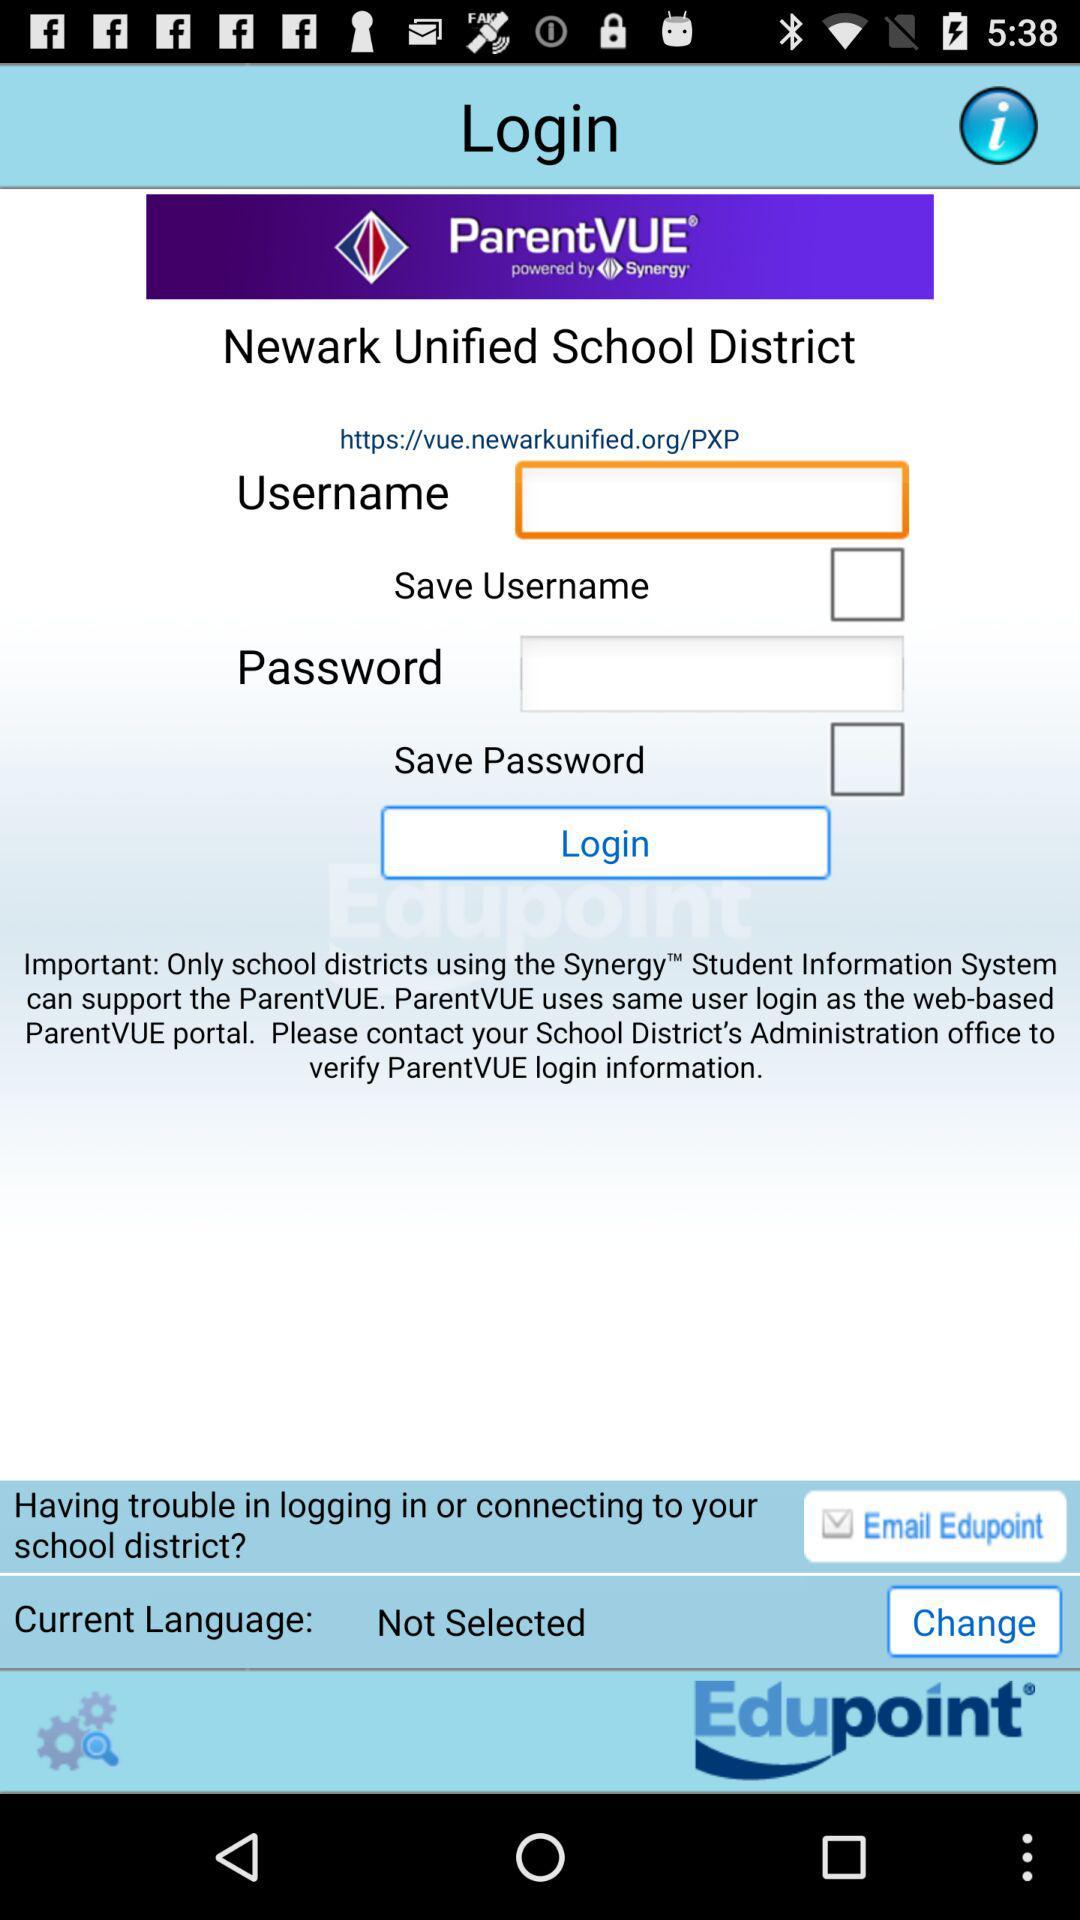 The height and width of the screenshot is (1920, 1080). I want to click on password, so click(711, 679).